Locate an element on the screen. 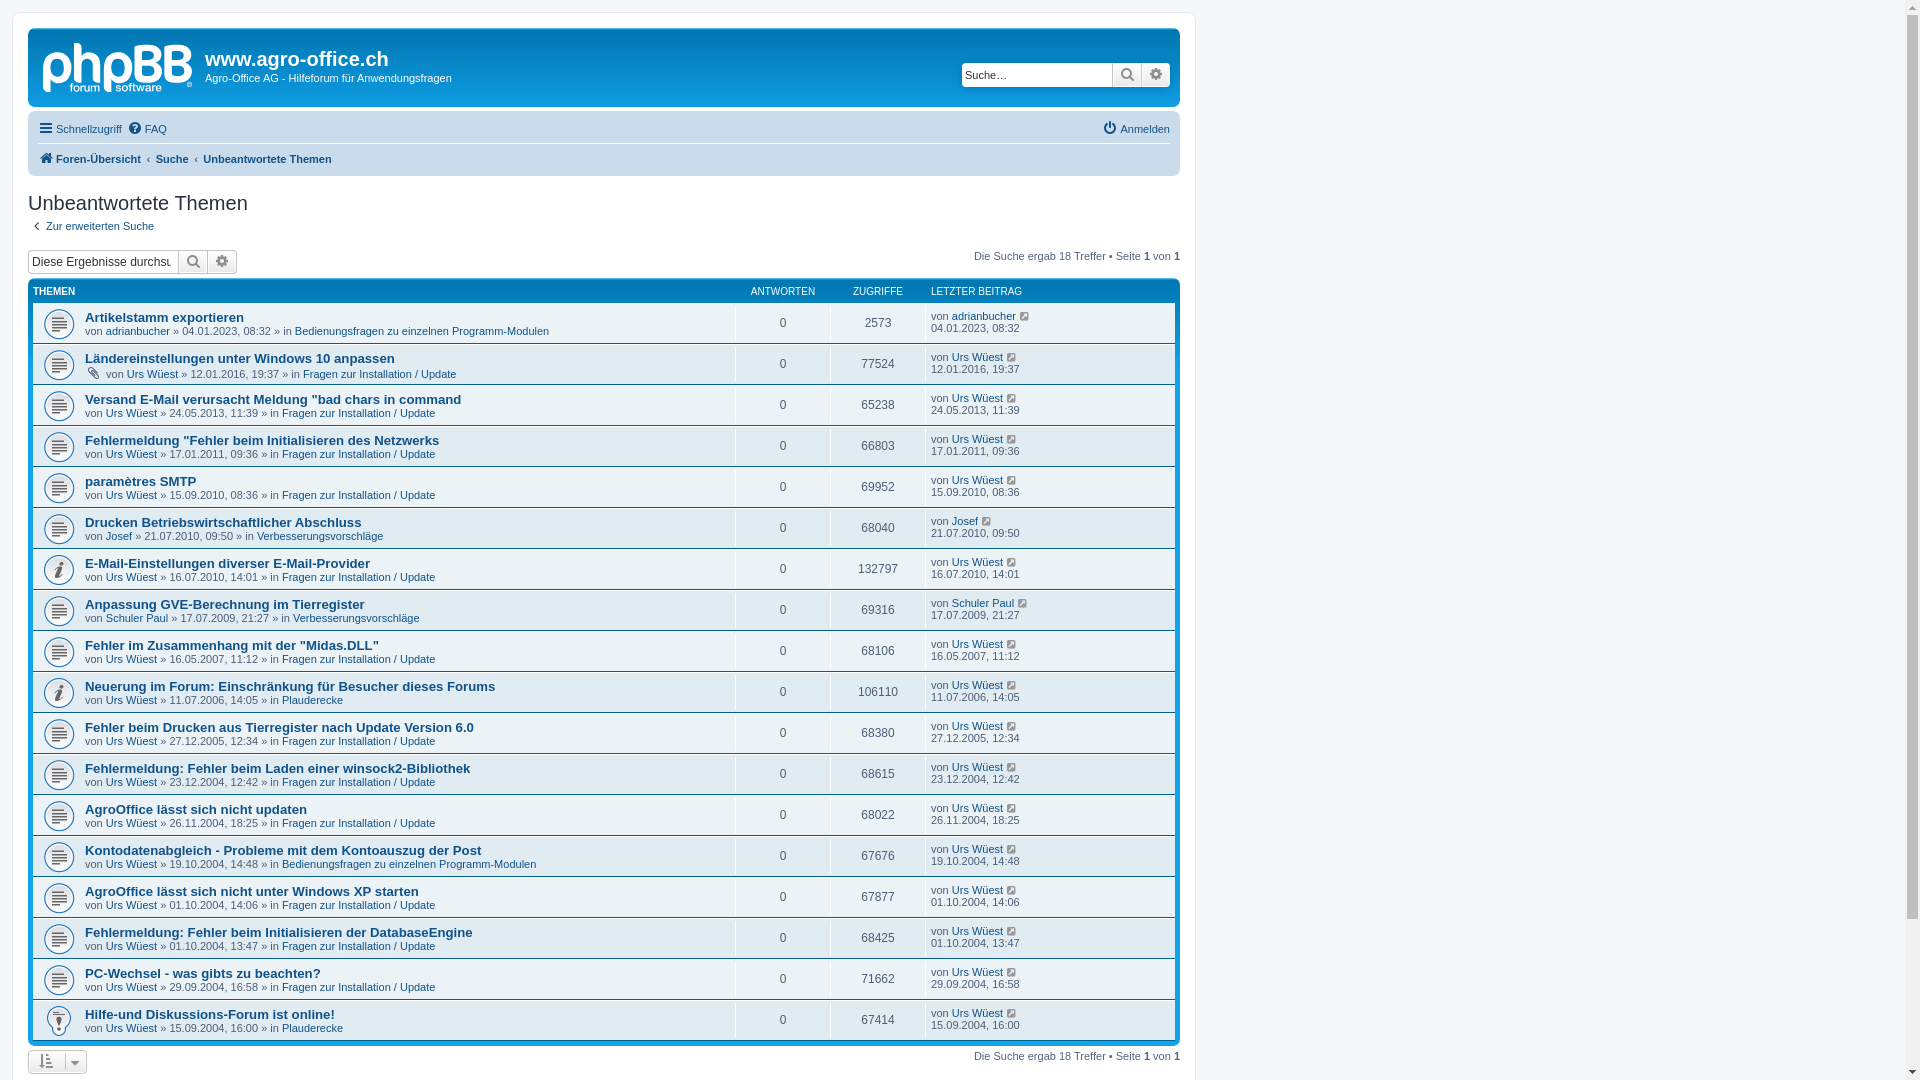 This screenshot has width=1920, height=1080. 'Anzeige- und Sortierungs-Einstellungen' is located at coordinates (57, 1060).